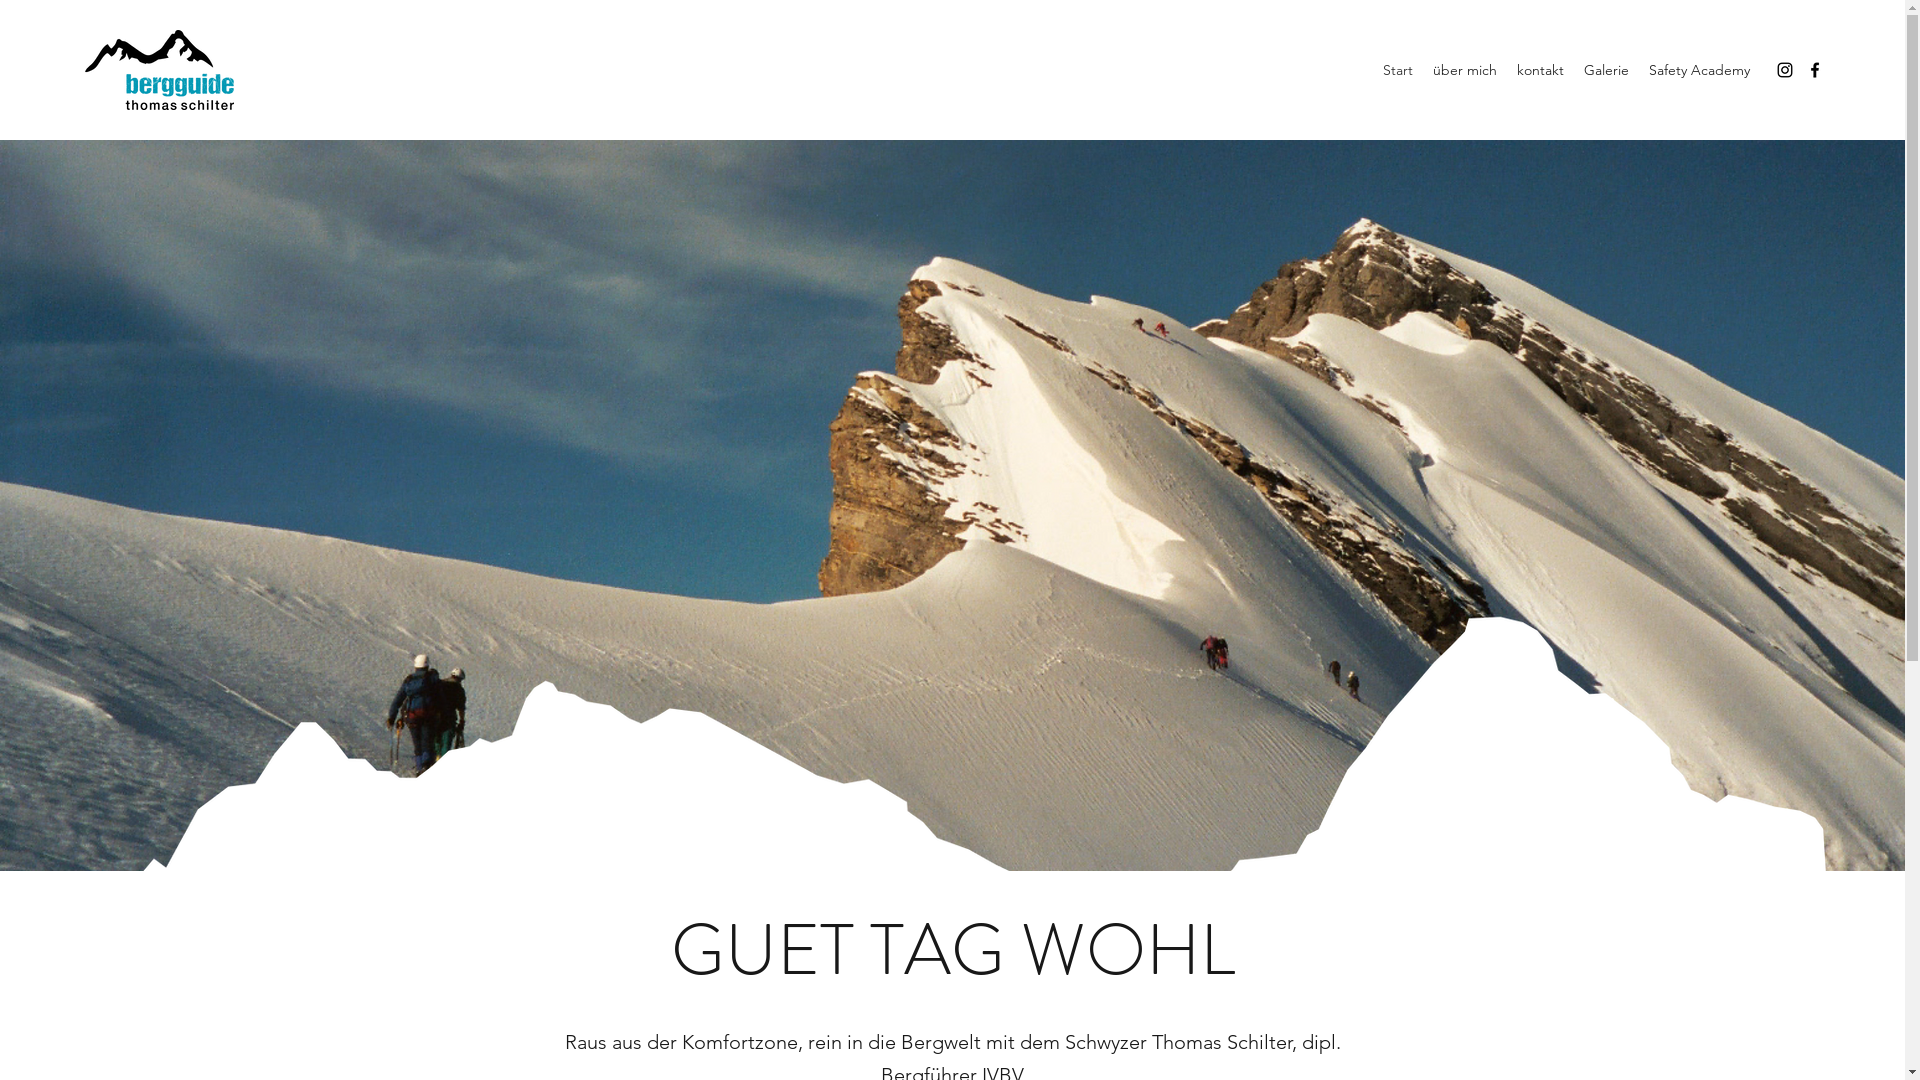 This screenshot has width=1920, height=1080. I want to click on 'Safety Academy', so click(1698, 68).